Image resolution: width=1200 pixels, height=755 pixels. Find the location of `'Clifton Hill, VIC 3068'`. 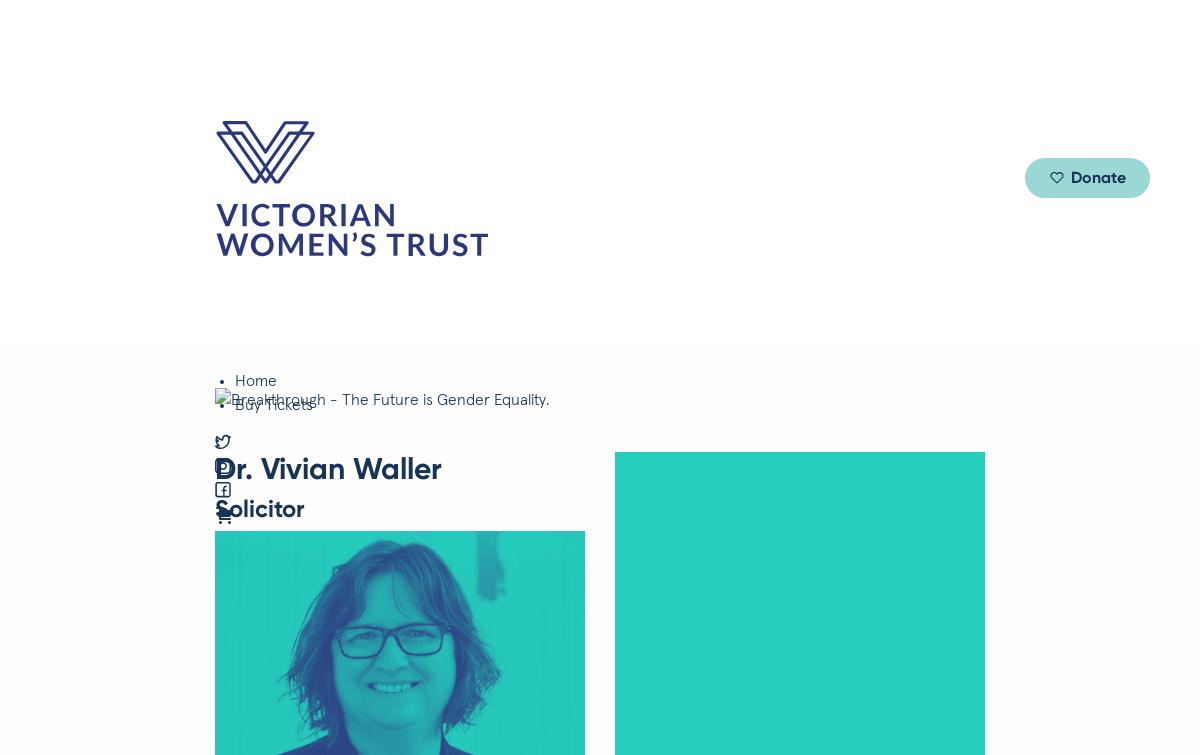

'Clifton Hill, VIC 3068' is located at coordinates (15, 673).